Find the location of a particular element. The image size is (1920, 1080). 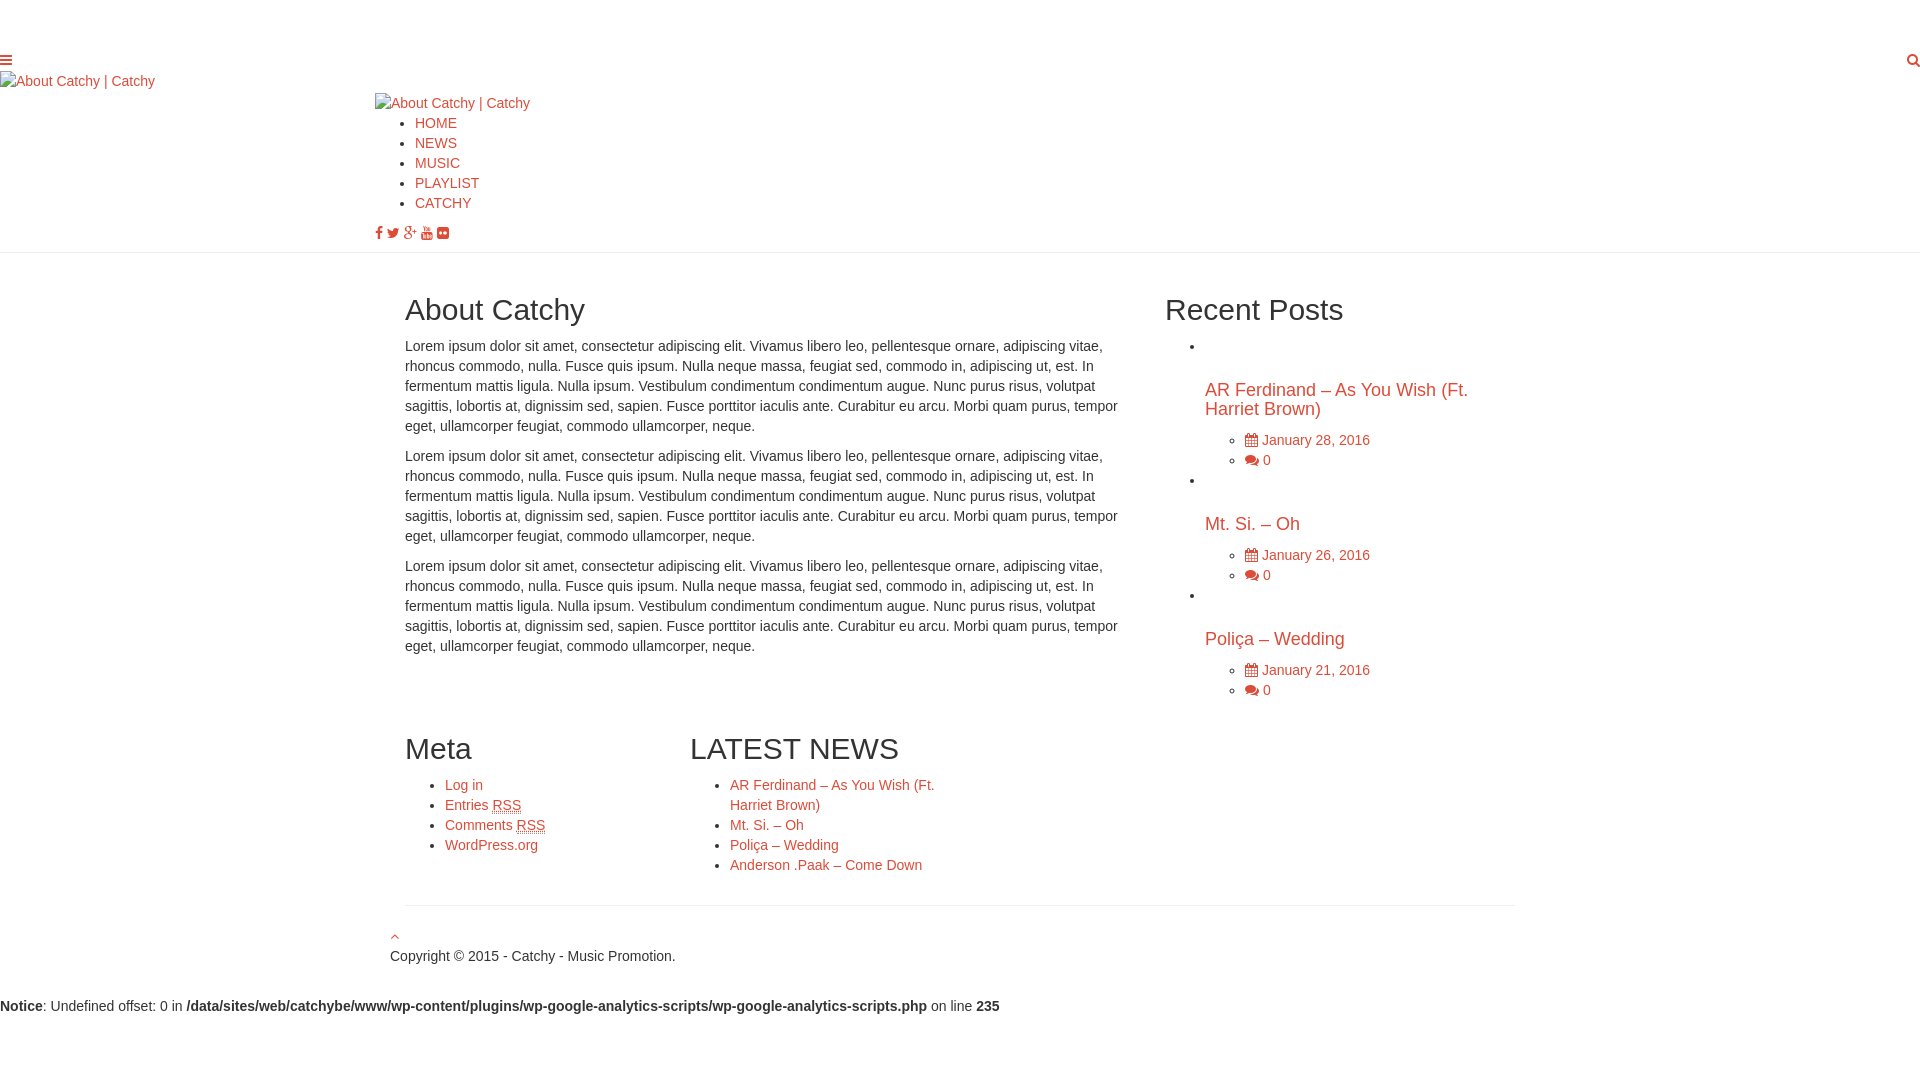

'Comments RSS' is located at coordinates (444, 825).